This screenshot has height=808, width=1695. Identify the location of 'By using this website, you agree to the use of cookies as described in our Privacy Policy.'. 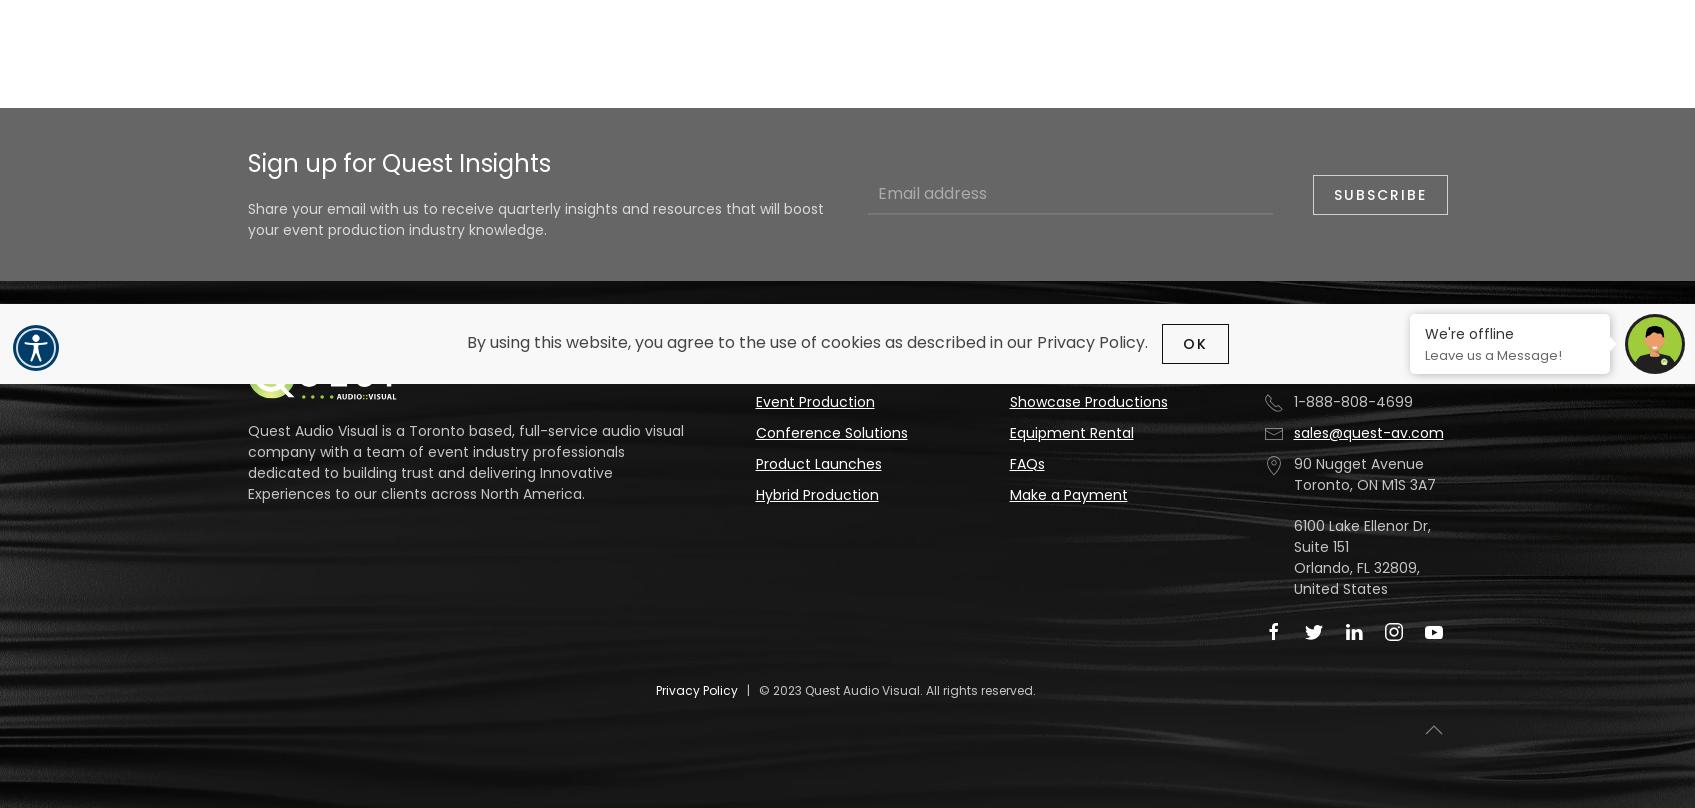
(808, 341).